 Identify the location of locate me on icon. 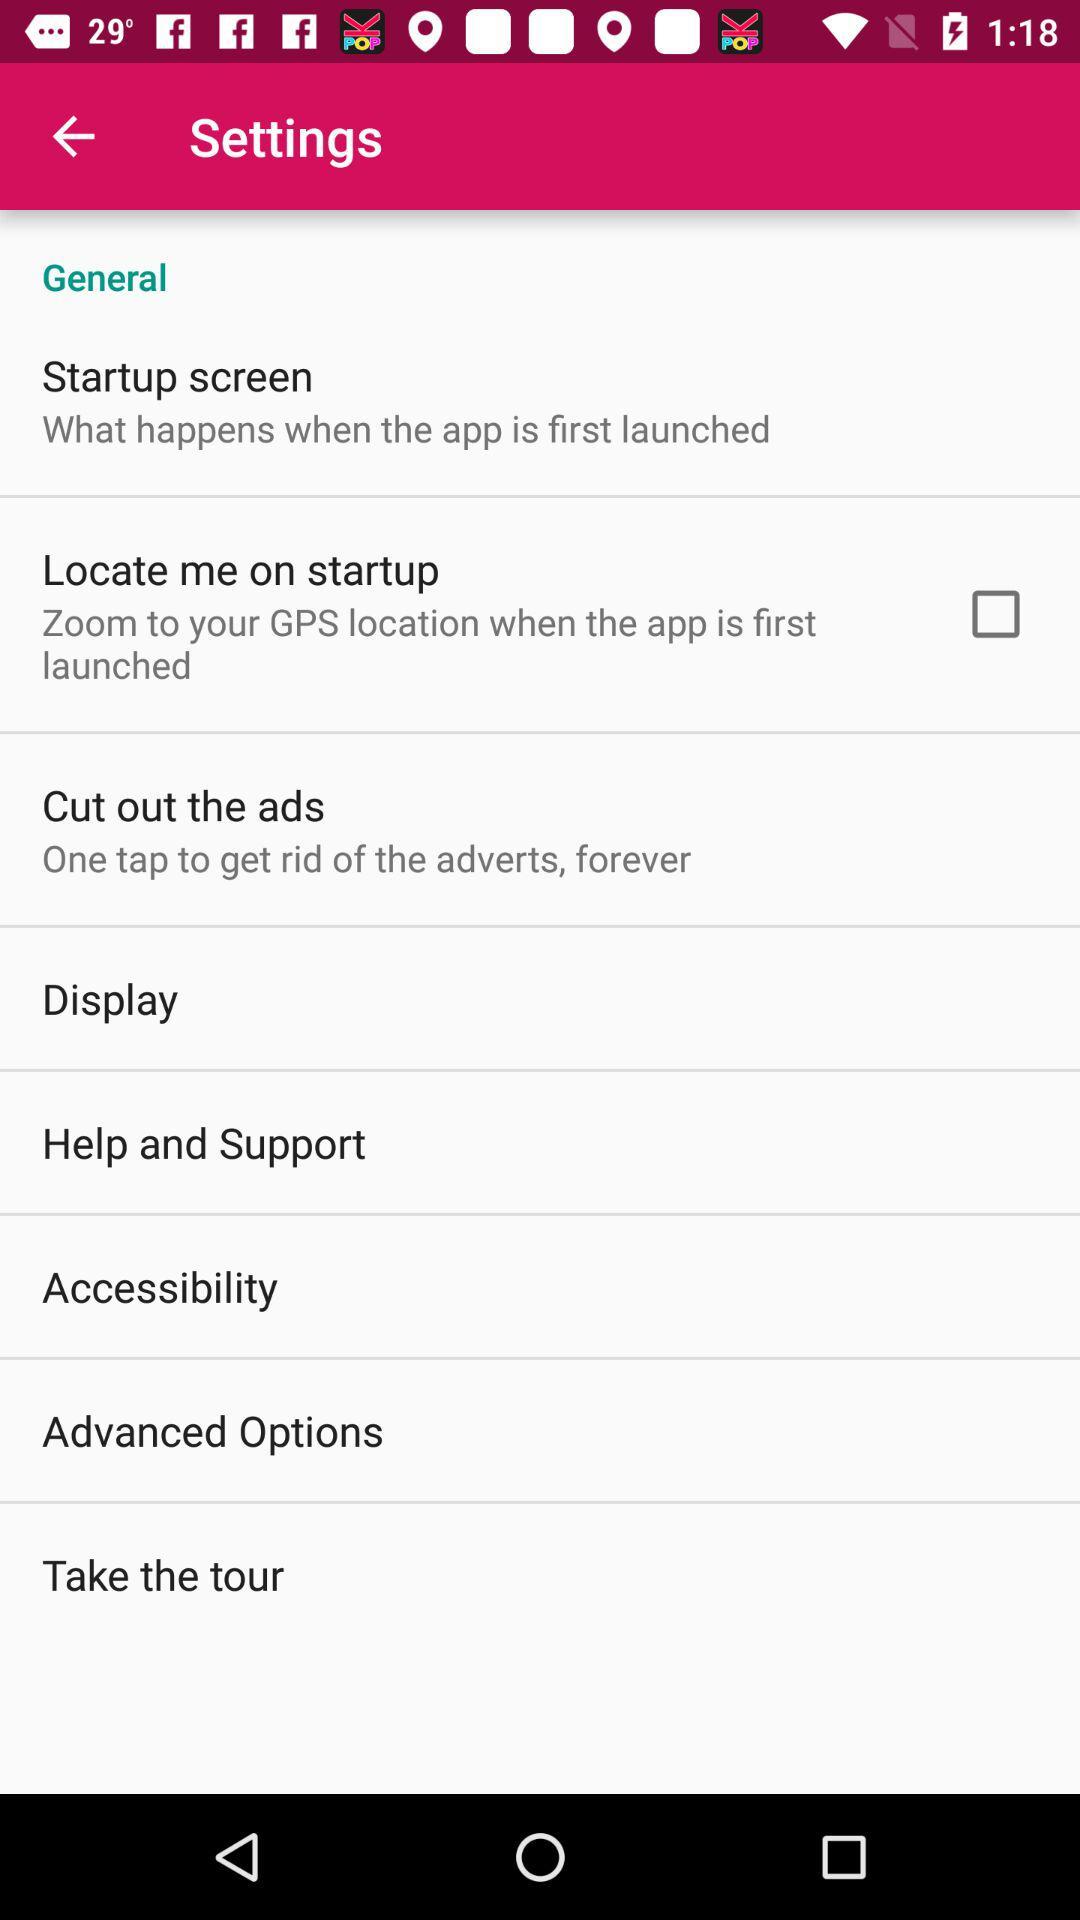
(239, 567).